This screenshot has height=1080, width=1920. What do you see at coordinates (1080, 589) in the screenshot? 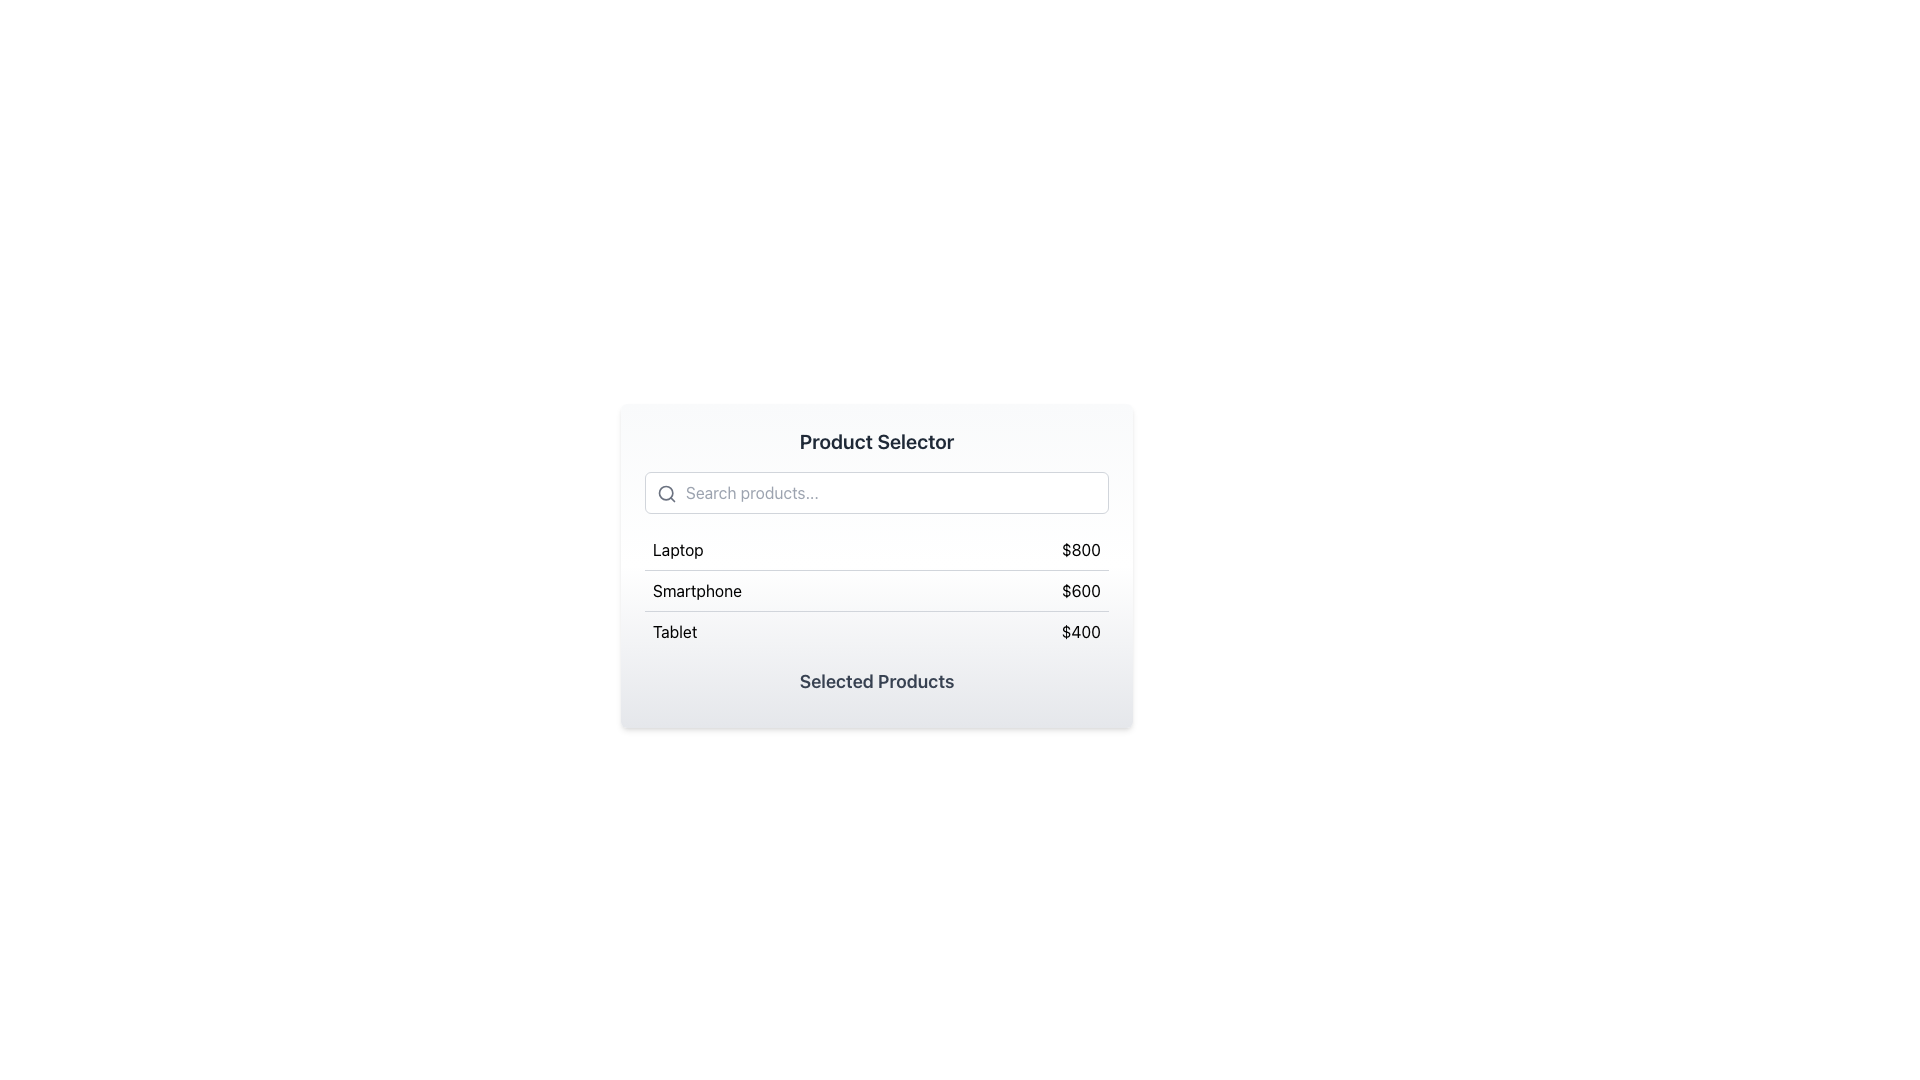
I see `the text label displaying '$600', which is positioned to the right of the 'Smartphone' label in the list` at bounding box center [1080, 589].